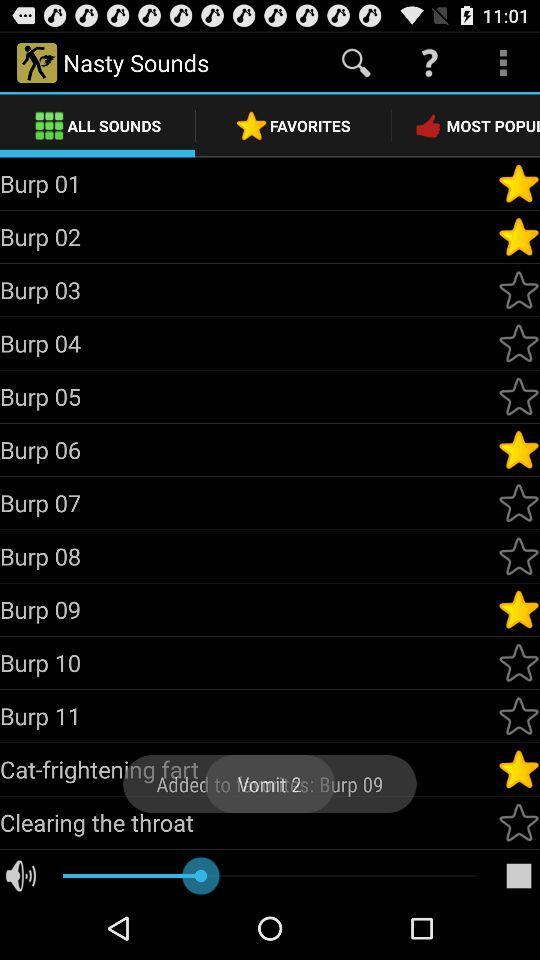  What do you see at coordinates (518, 768) in the screenshot?
I see `a nasty sound` at bounding box center [518, 768].